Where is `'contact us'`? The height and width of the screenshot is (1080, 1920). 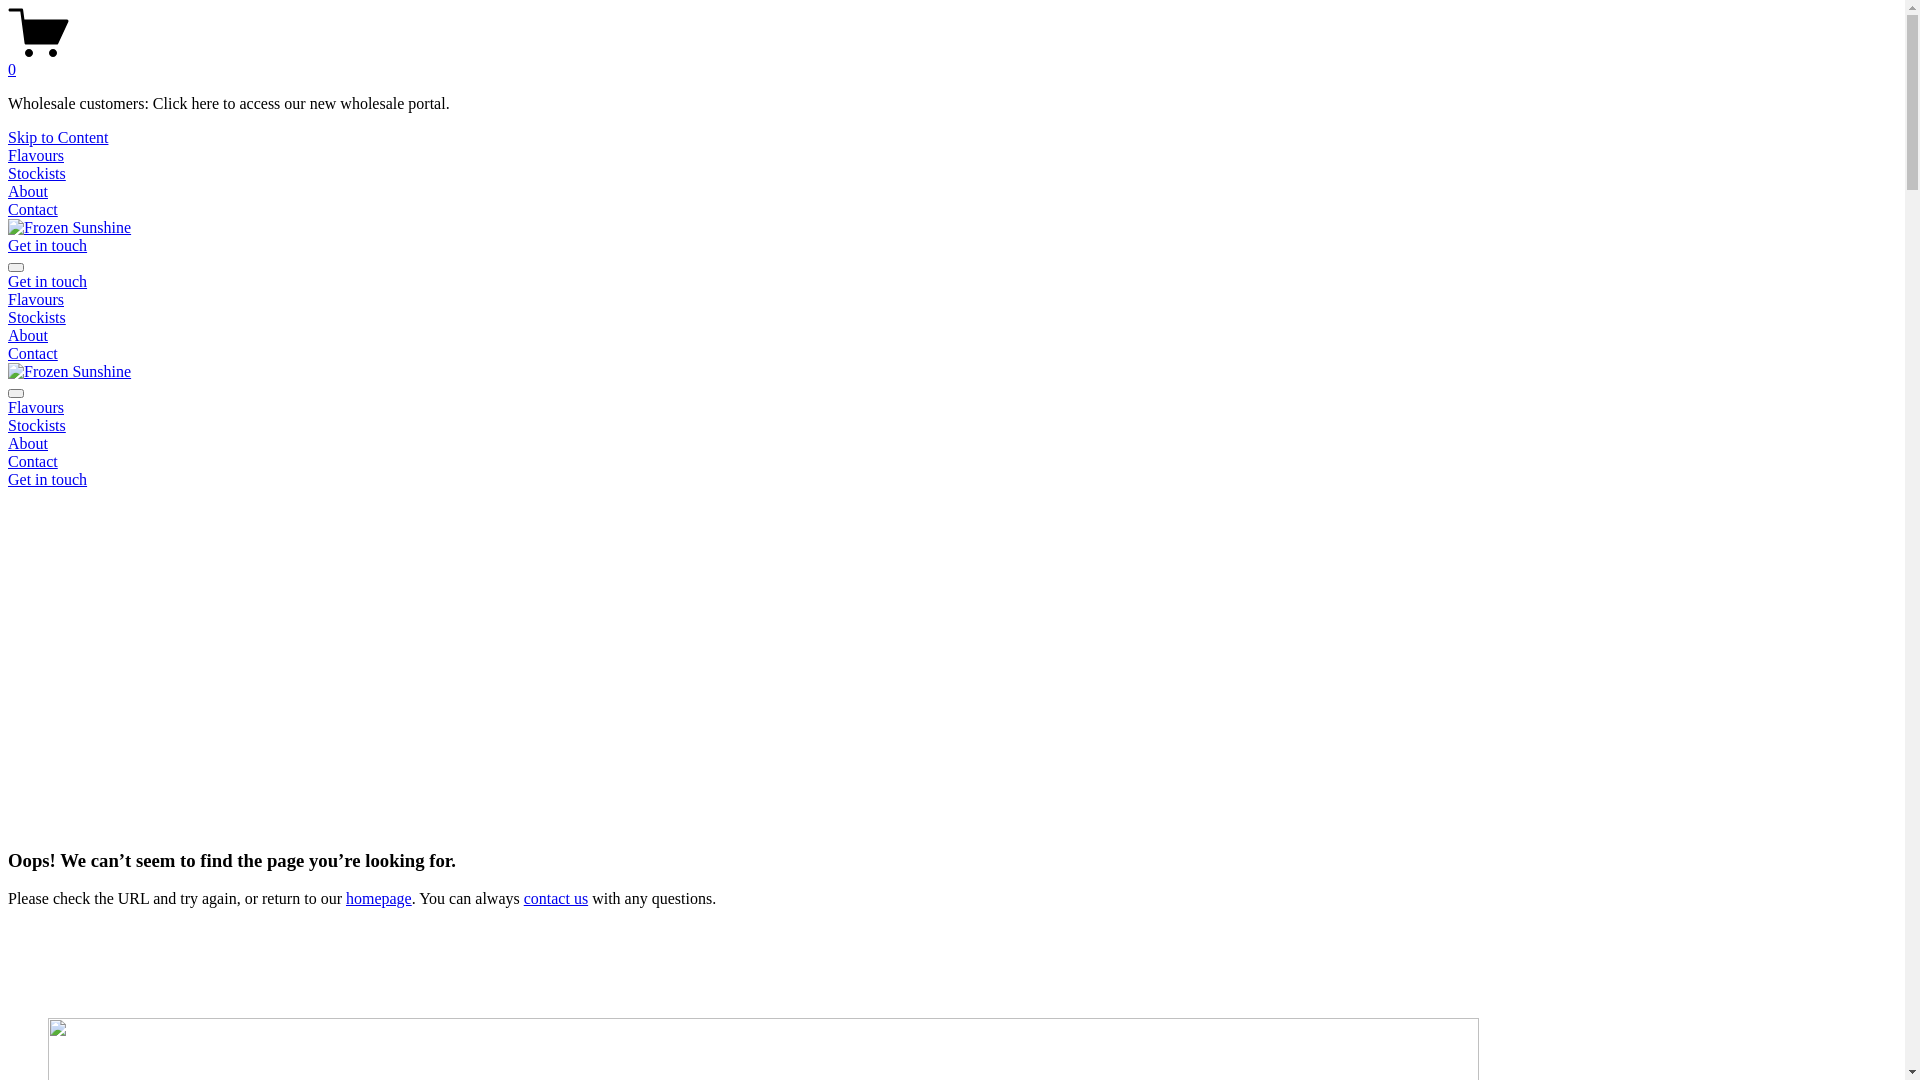 'contact us' is located at coordinates (523, 897).